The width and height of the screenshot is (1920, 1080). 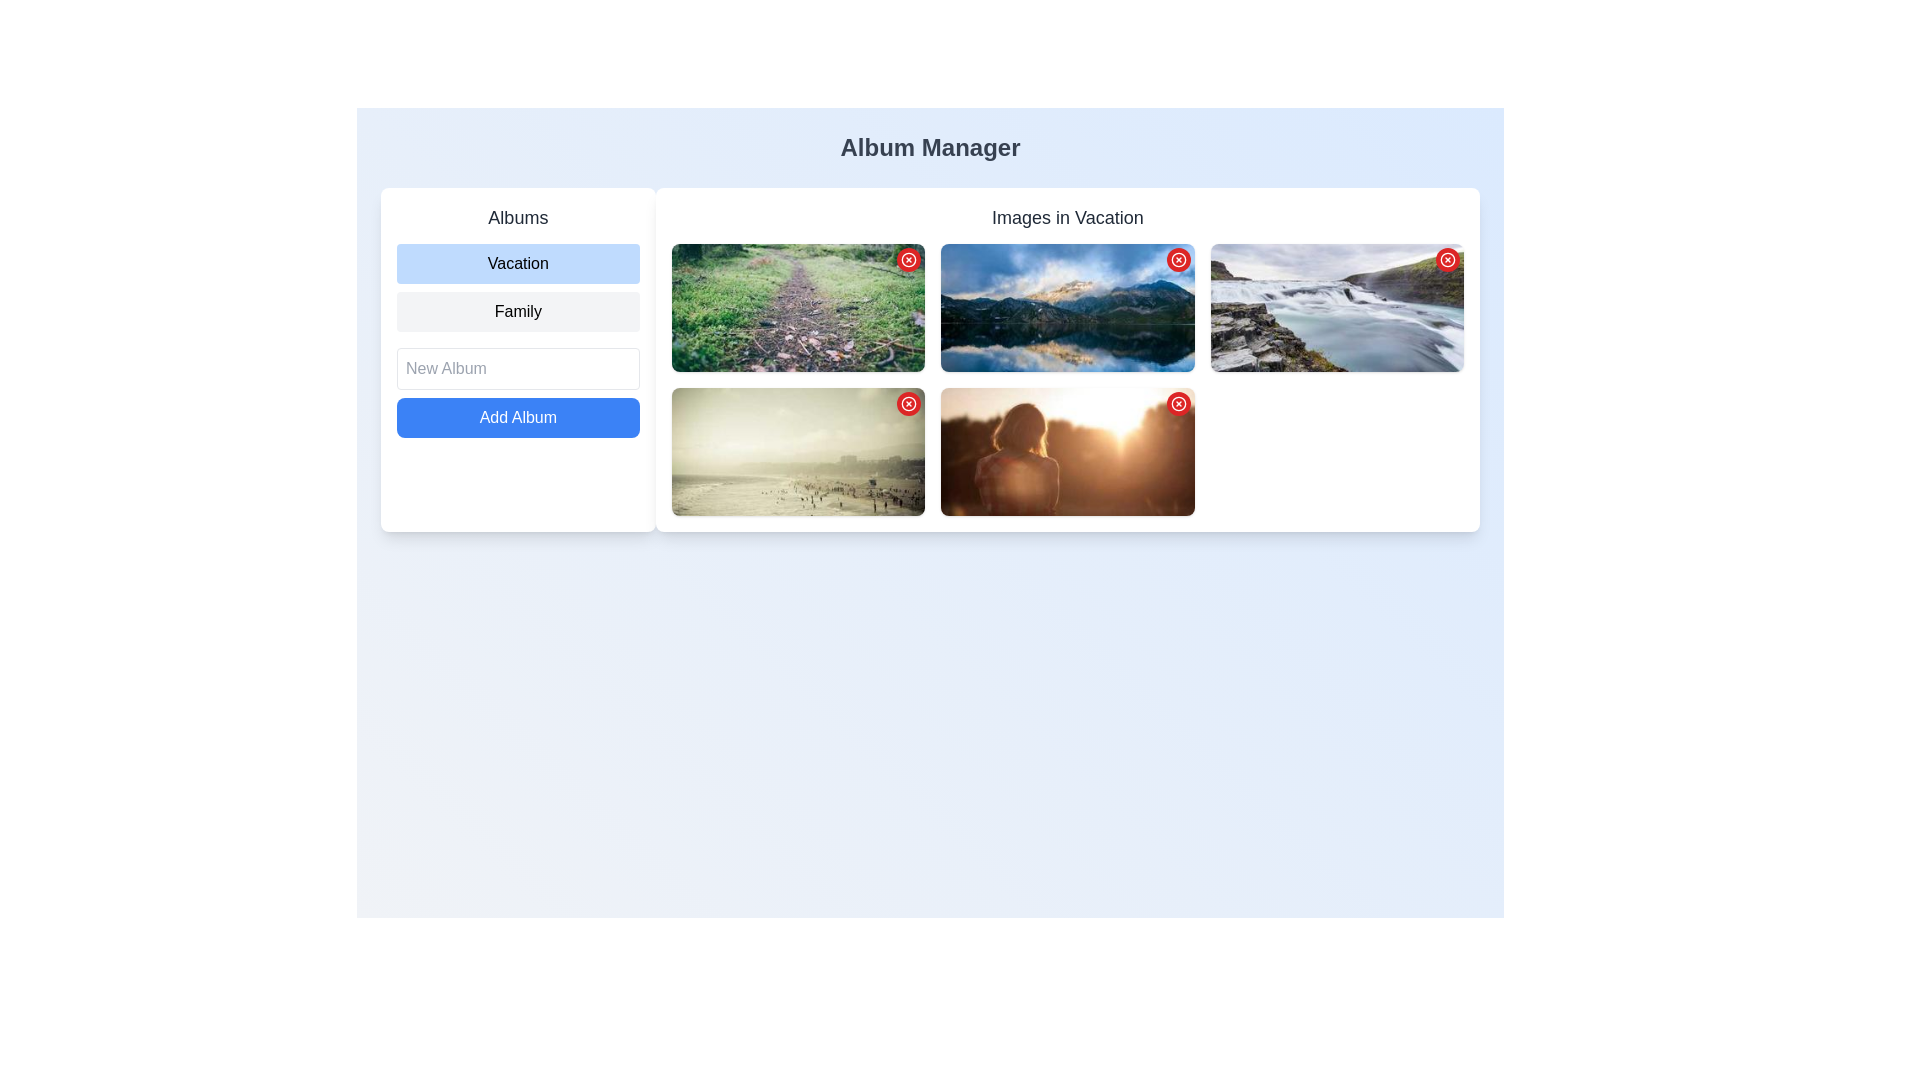 What do you see at coordinates (518, 262) in the screenshot?
I see `the 'Vacation' button with a light blue background located in the 'Albums' section to observe the background color change` at bounding box center [518, 262].